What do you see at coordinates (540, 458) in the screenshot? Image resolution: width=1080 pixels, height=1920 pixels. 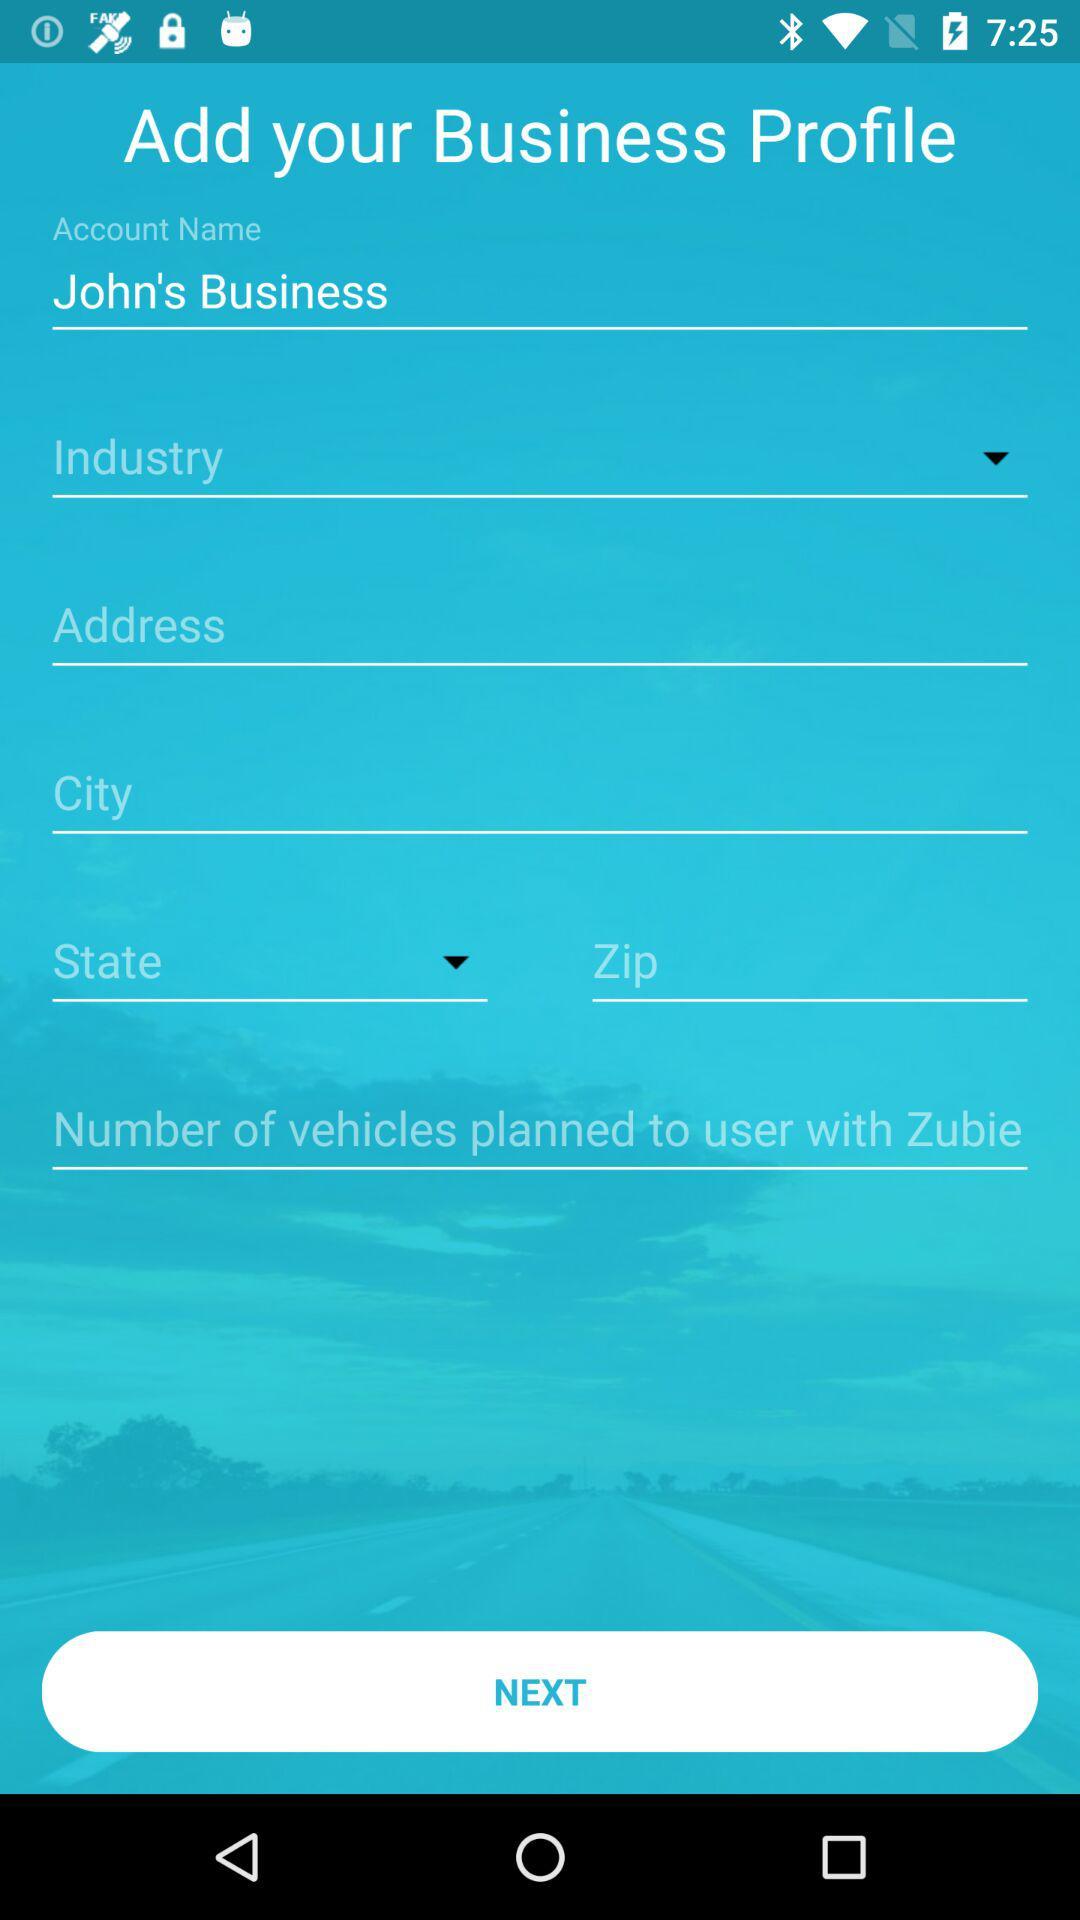 I see `sub menu entry` at bounding box center [540, 458].